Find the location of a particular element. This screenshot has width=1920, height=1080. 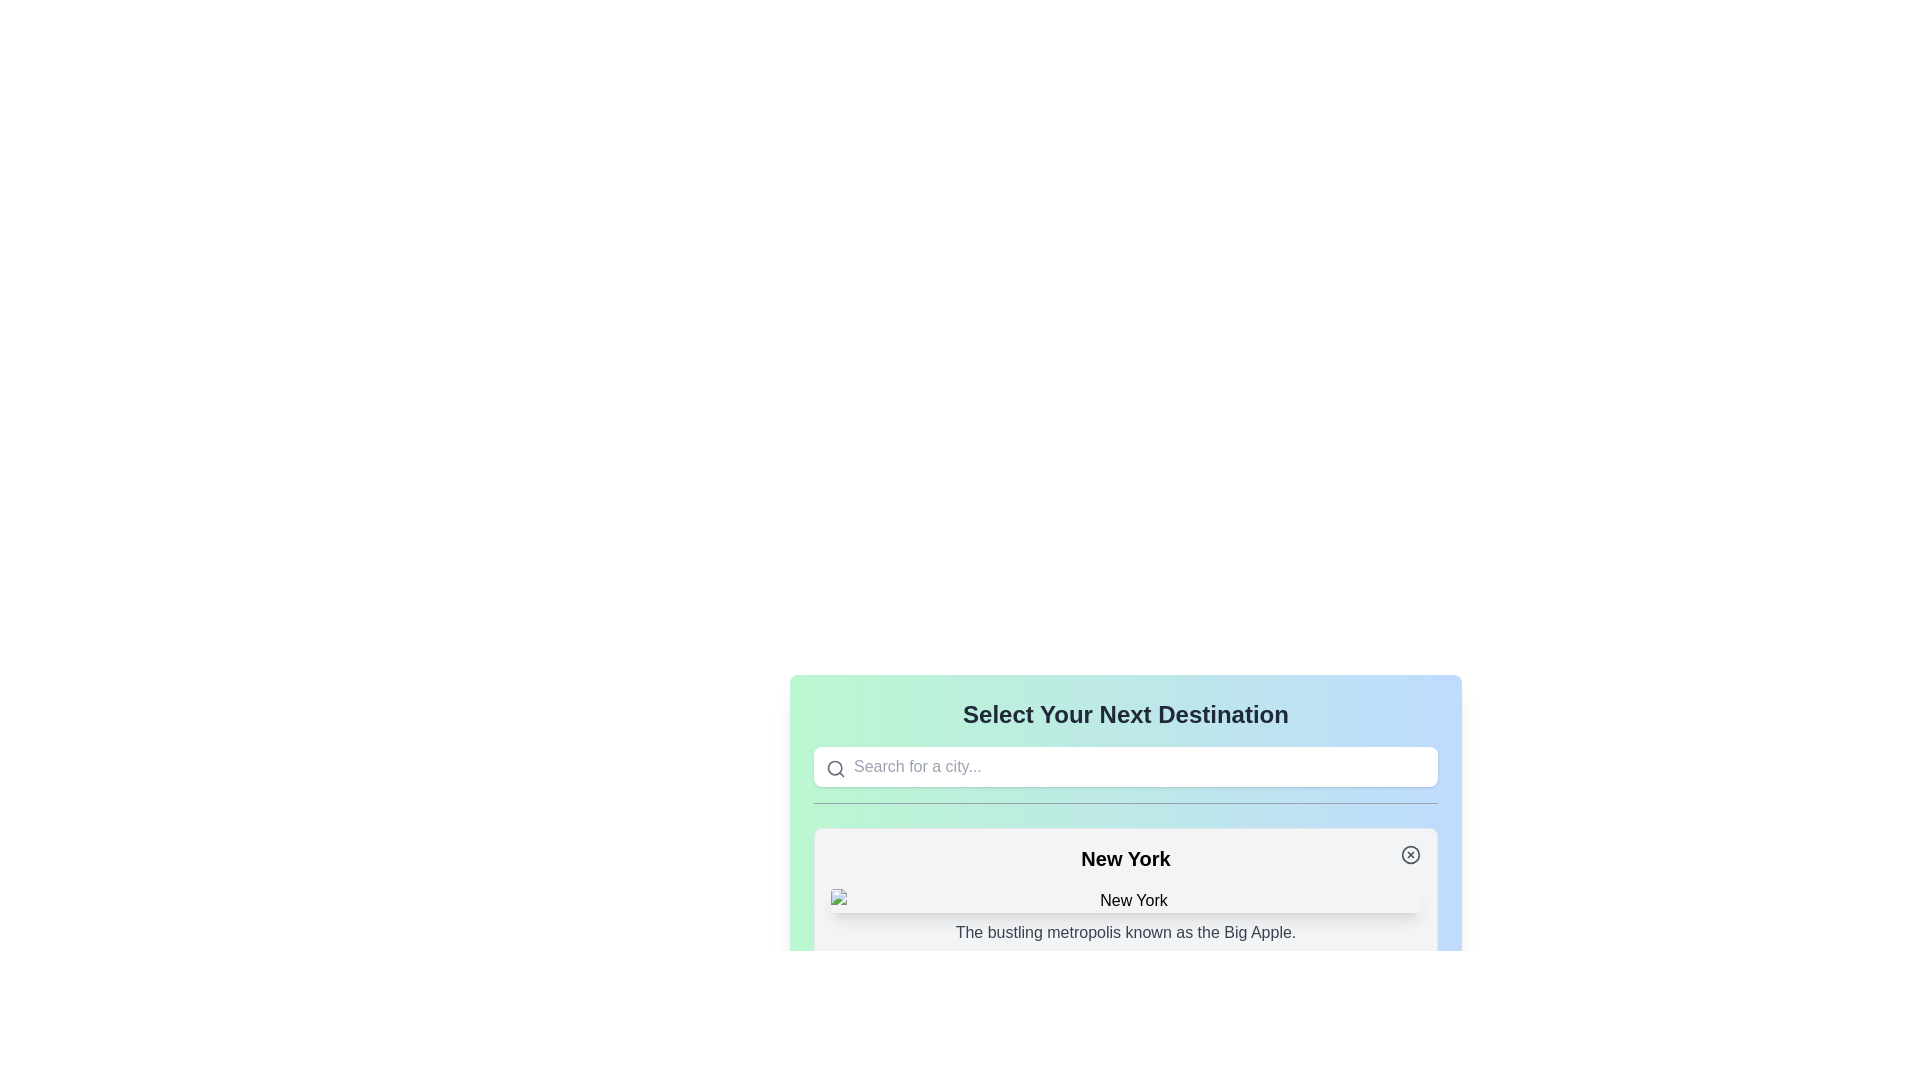

the SVG circle component that represents the search function located to the left of the 'Search for a city...' placeholder text in the input field is located at coordinates (835, 767).